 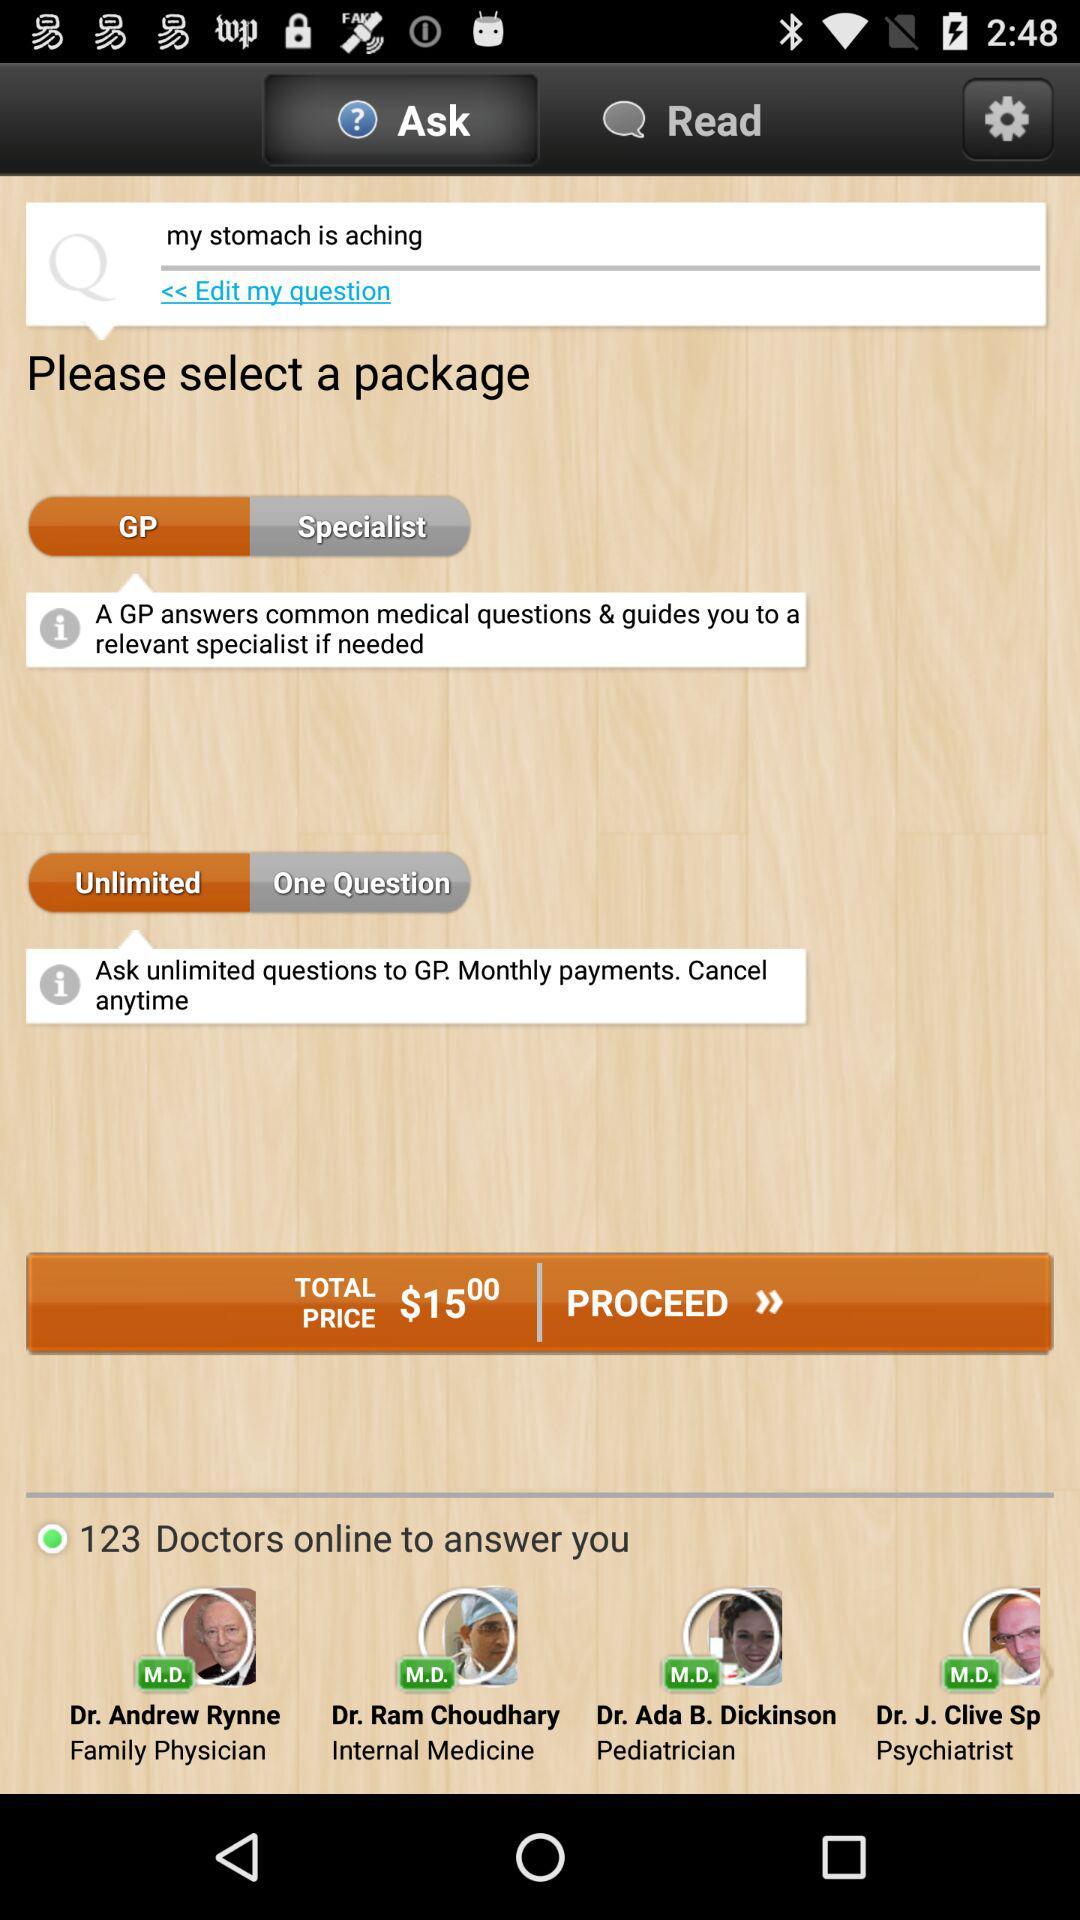 I want to click on the << edit my question item, so click(x=276, y=288).